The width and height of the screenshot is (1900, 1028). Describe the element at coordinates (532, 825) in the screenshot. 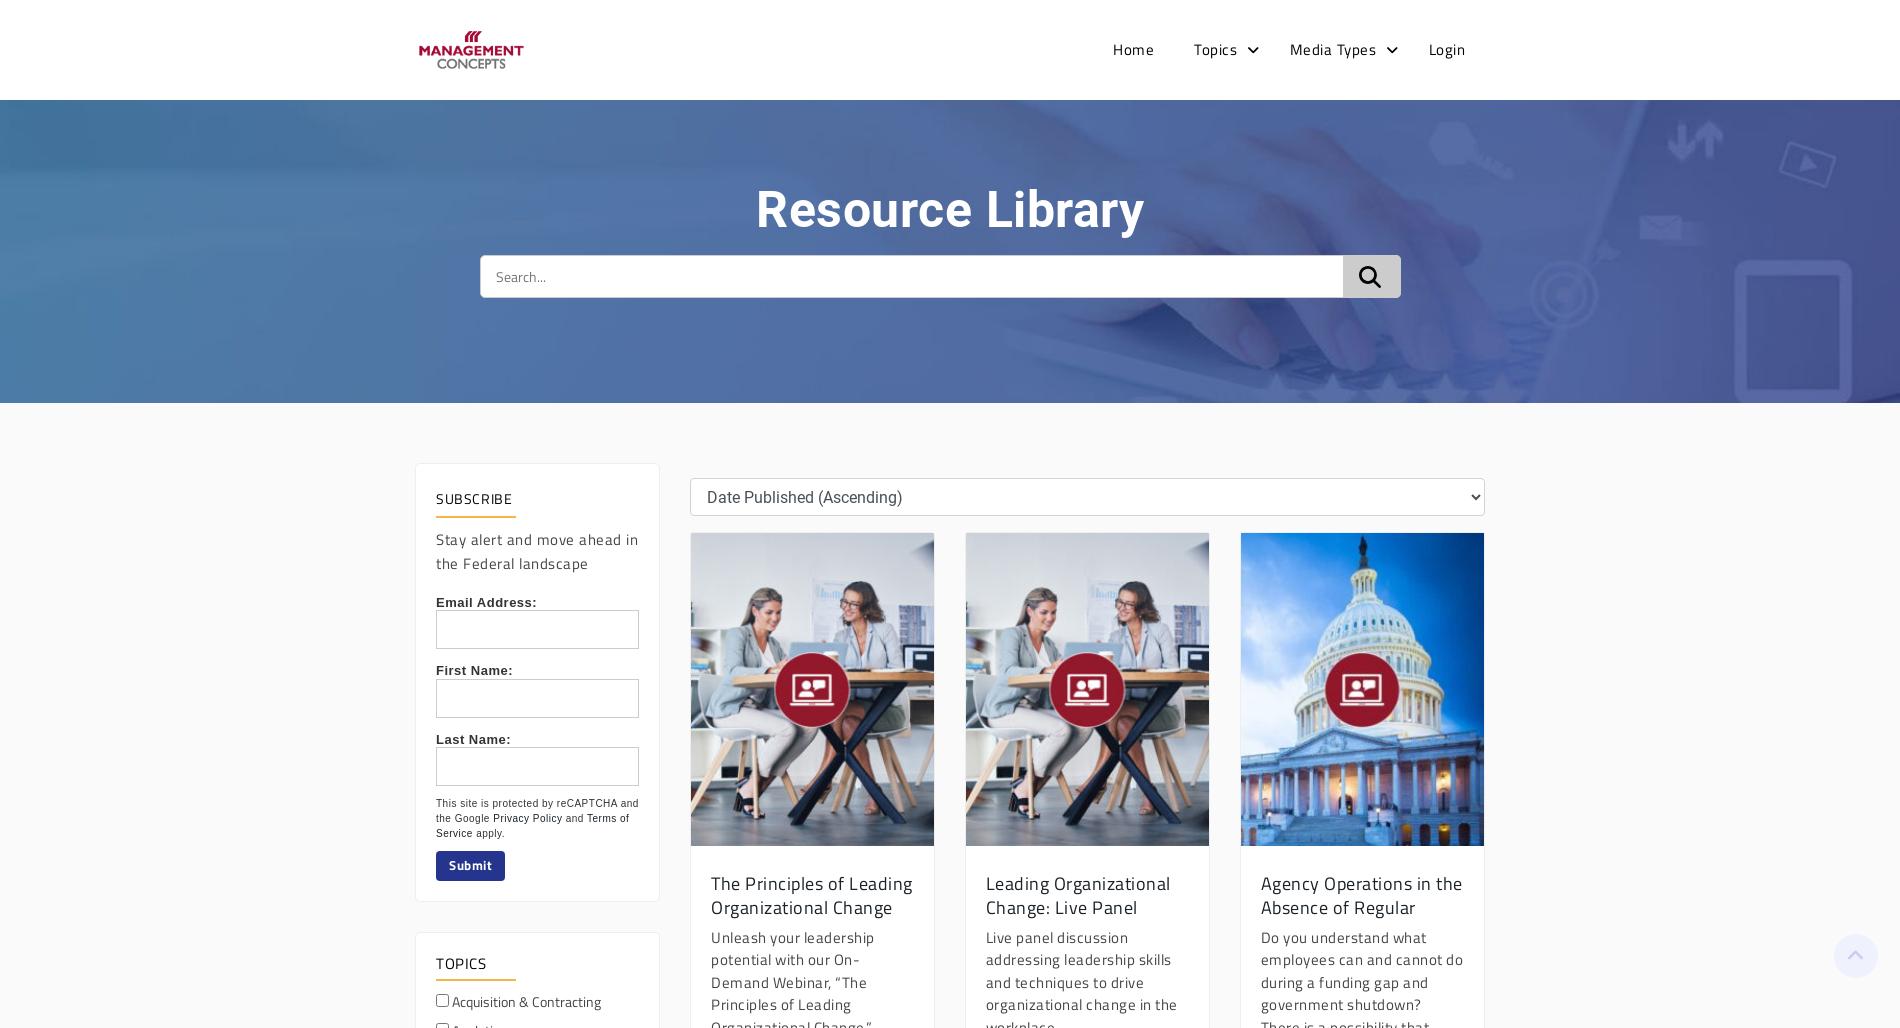

I see `'Terms of Service'` at that location.